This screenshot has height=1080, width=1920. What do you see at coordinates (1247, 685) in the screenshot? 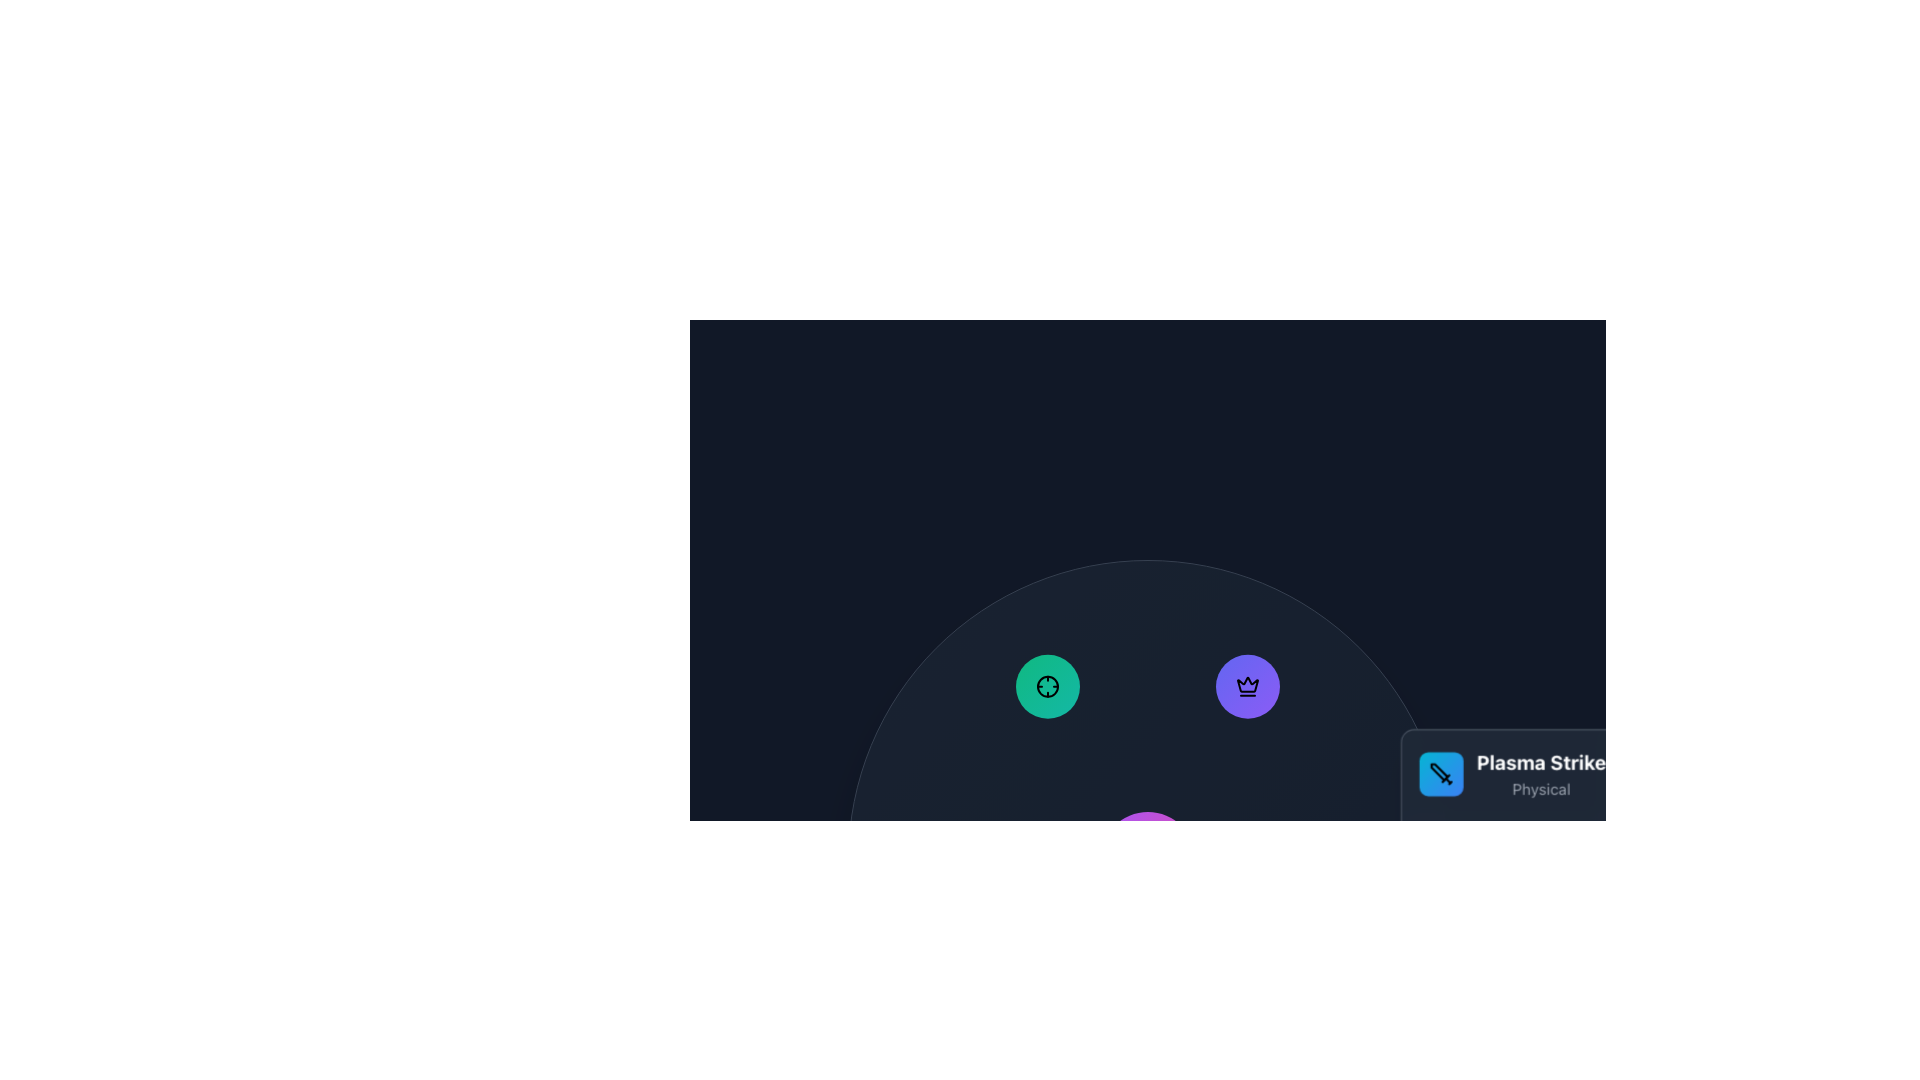
I see `the circular button with a gradient background and a crown-shaped icon` at bounding box center [1247, 685].